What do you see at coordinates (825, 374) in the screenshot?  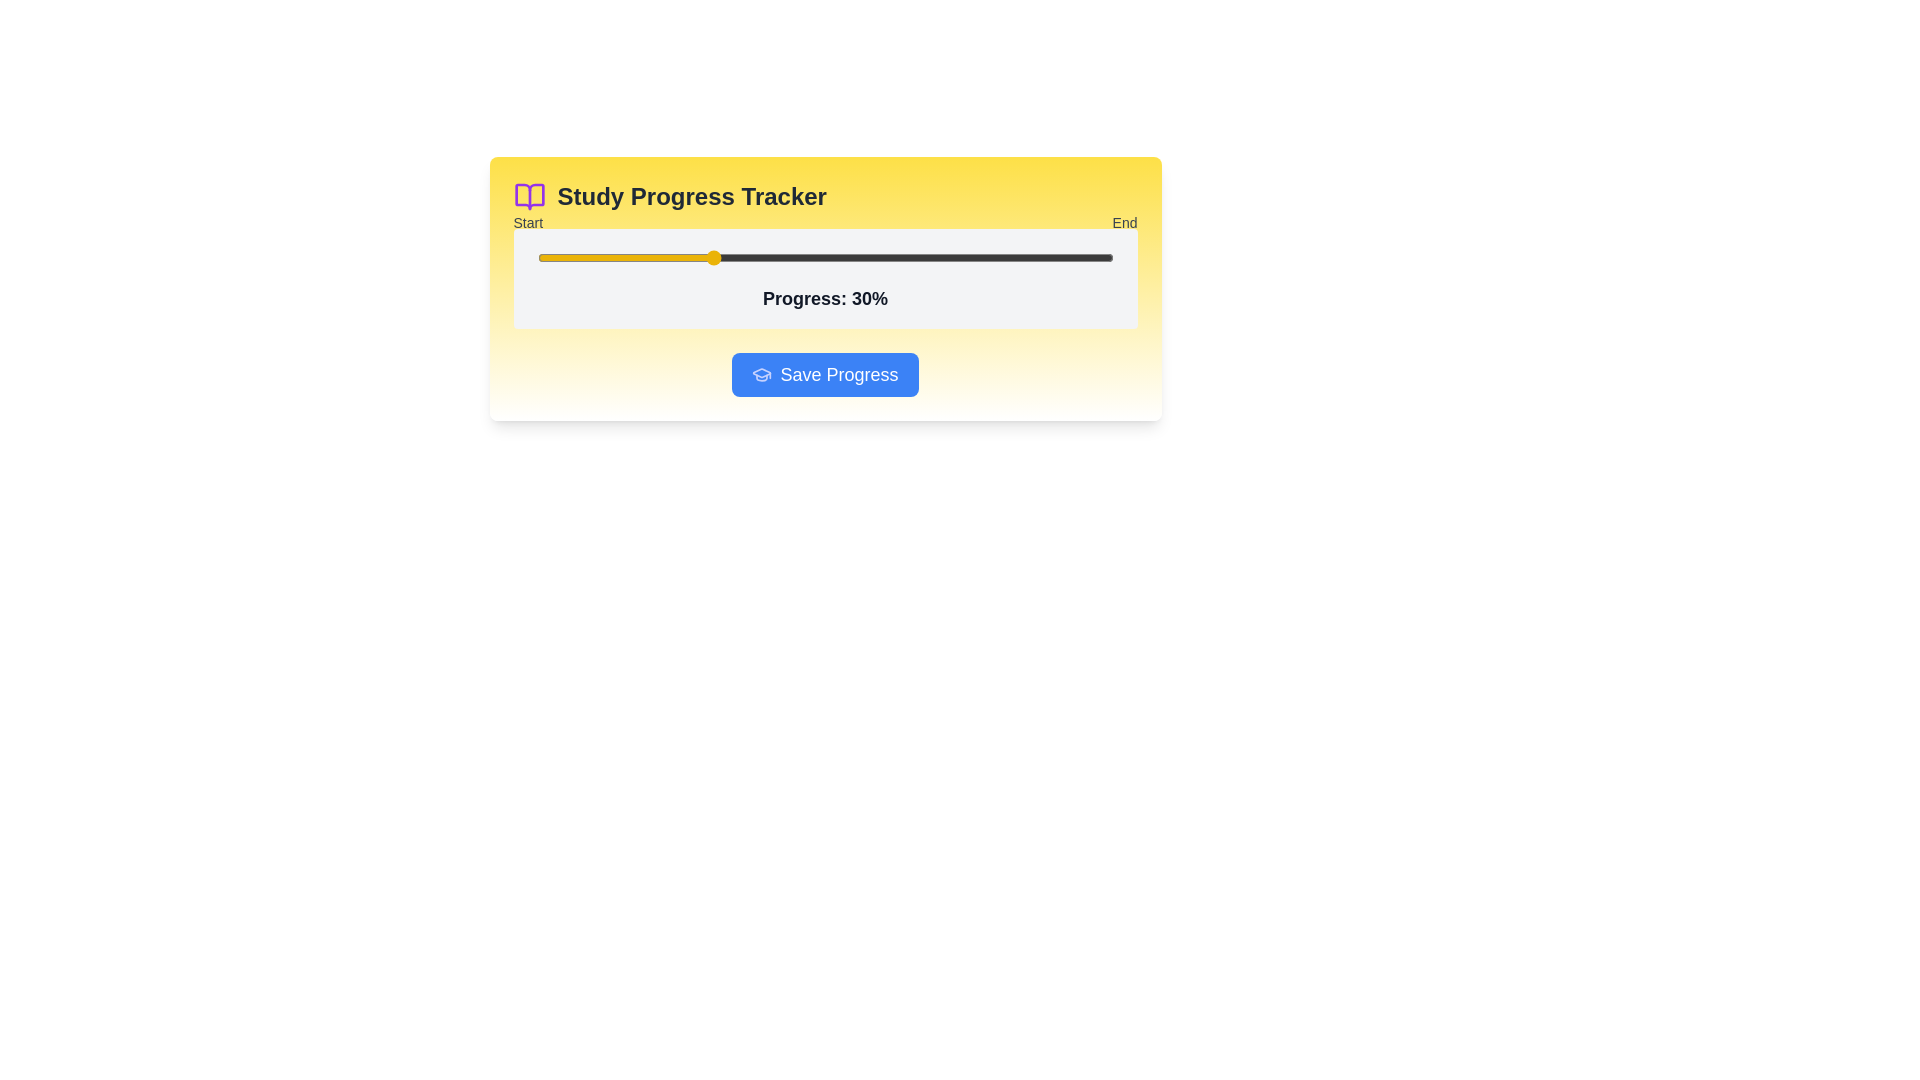 I see `the 'Save Progress' button to save the current progress` at bounding box center [825, 374].